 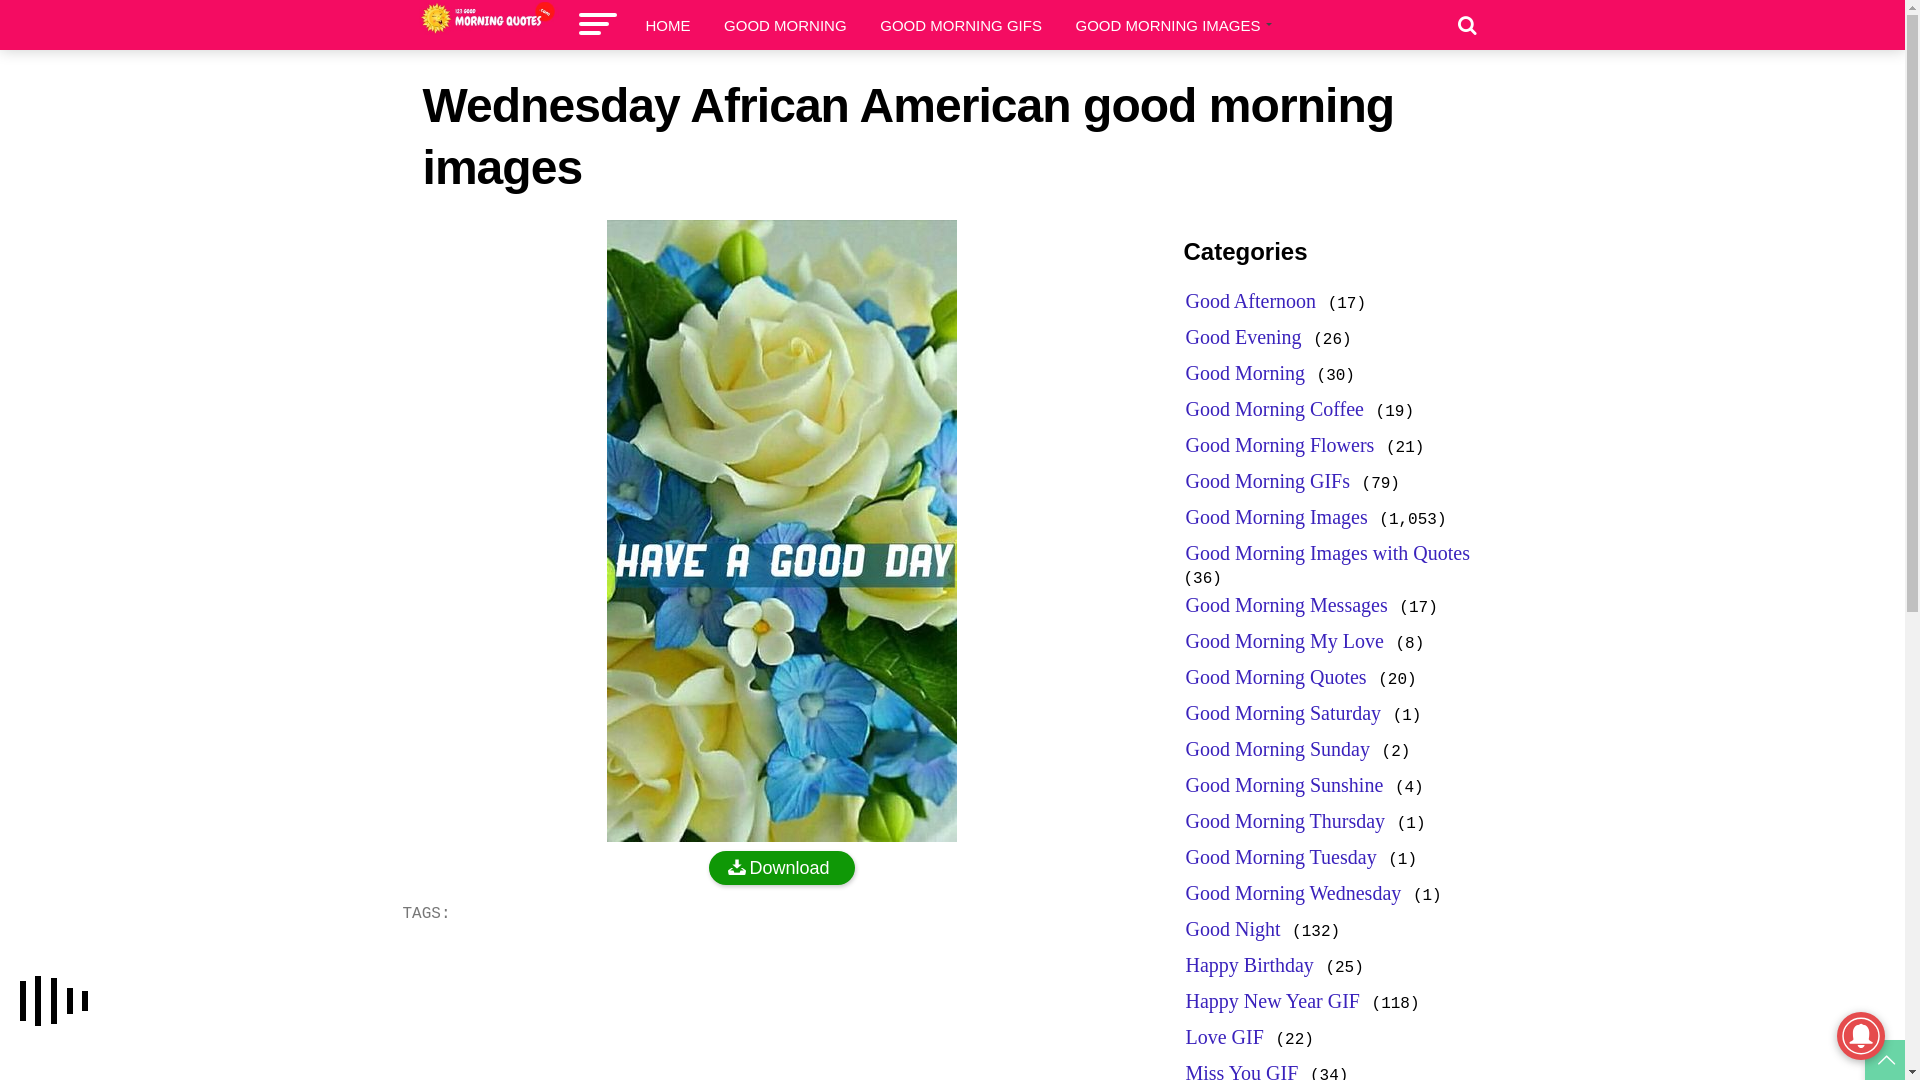 I want to click on 'Download', so click(x=780, y=866).